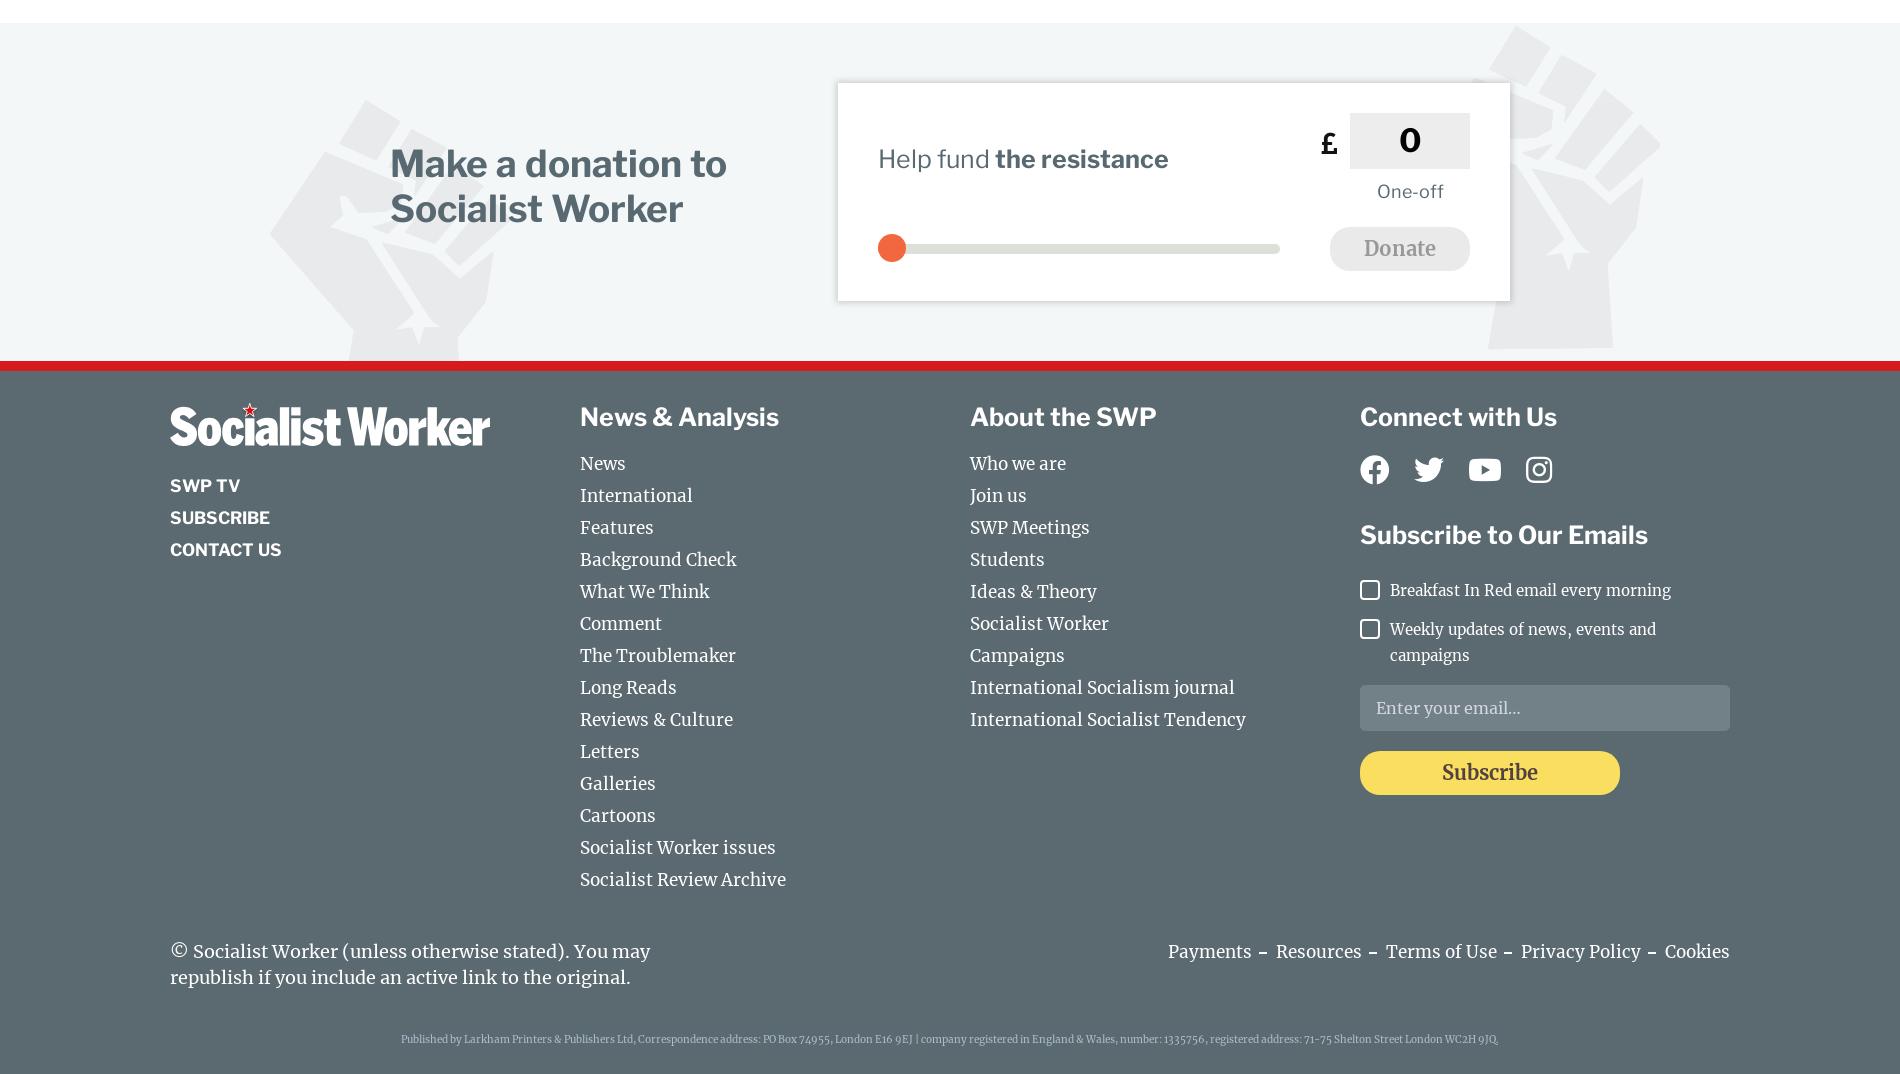  Describe the element at coordinates (1398, 247) in the screenshot. I see `'Donate'` at that location.